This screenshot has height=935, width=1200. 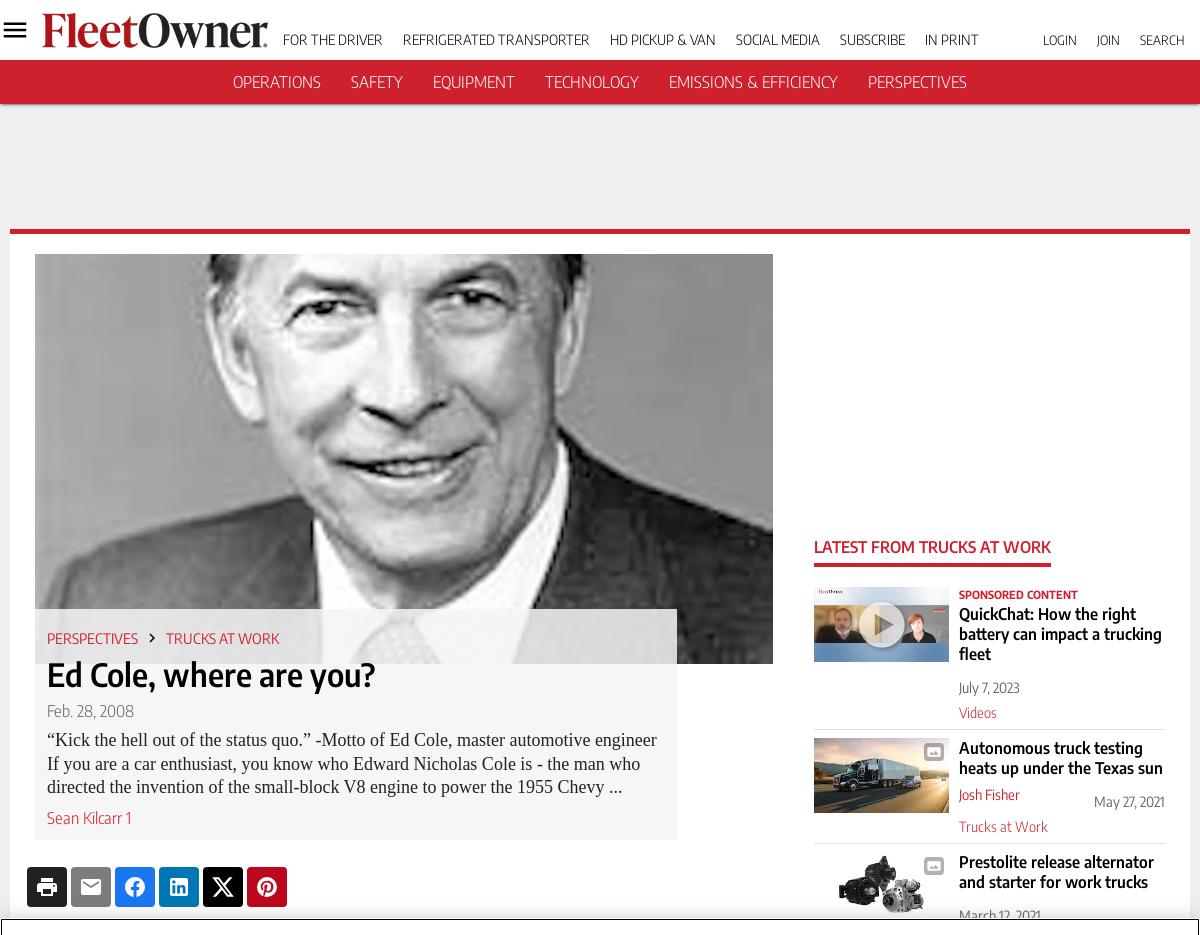 What do you see at coordinates (663, 38) in the screenshot?
I see `'HD Pickup & Van'` at bounding box center [663, 38].